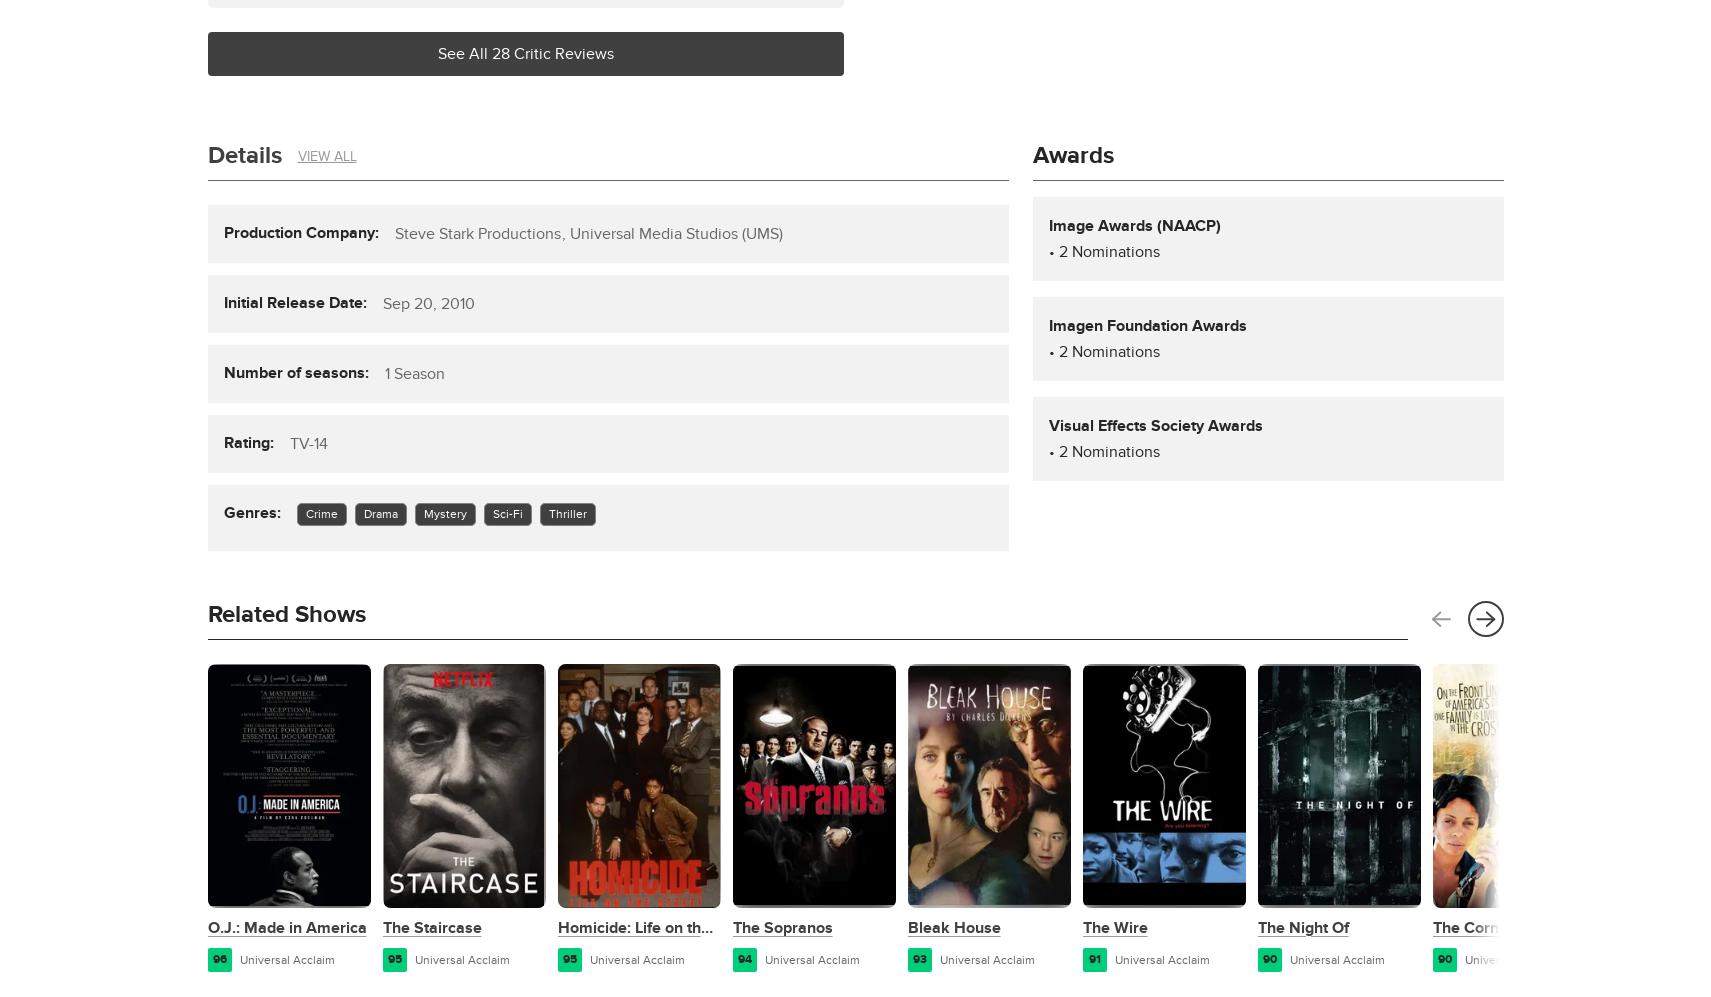  I want to click on 'The Corner', so click(1431, 927).